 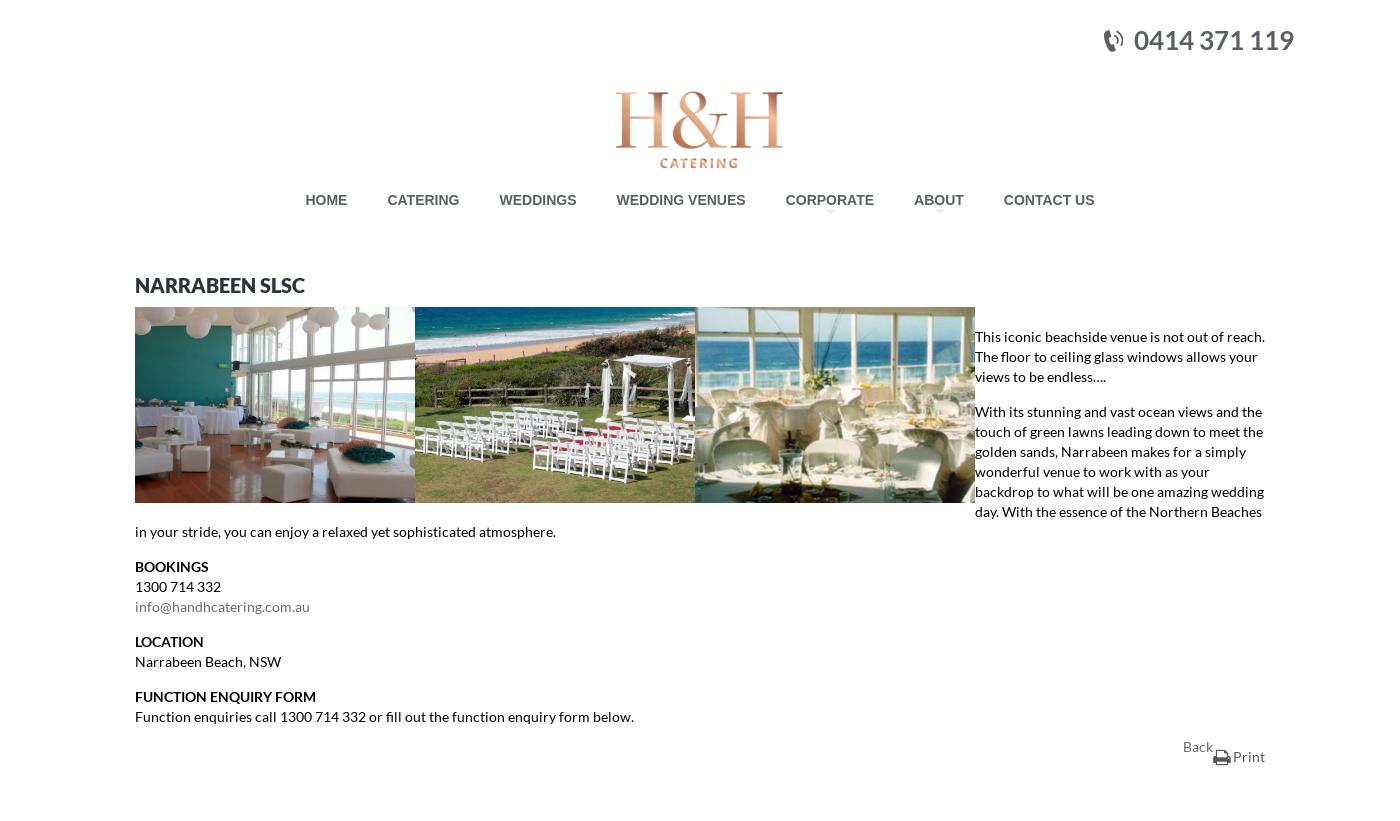 What do you see at coordinates (176, 585) in the screenshot?
I see `'1300 714 332'` at bounding box center [176, 585].